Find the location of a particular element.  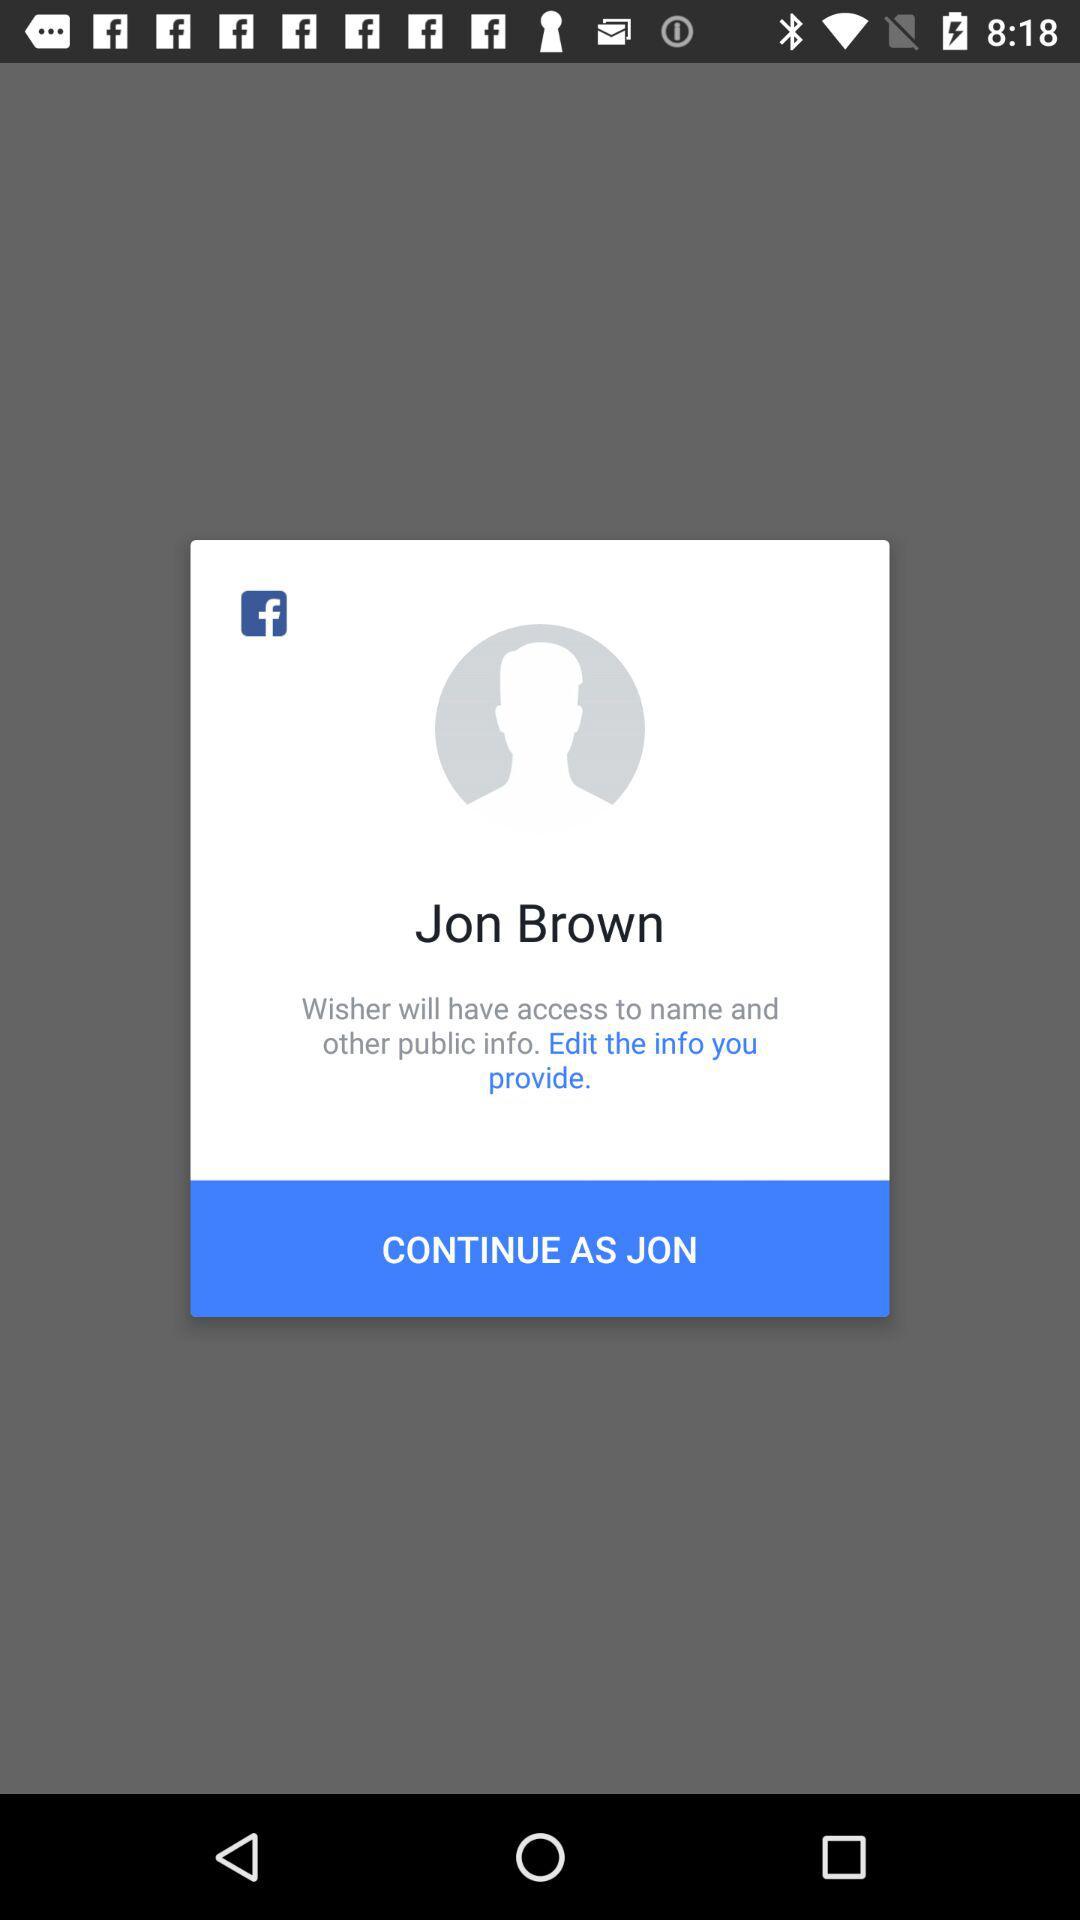

wisher will have is located at coordinates (540, 1041).